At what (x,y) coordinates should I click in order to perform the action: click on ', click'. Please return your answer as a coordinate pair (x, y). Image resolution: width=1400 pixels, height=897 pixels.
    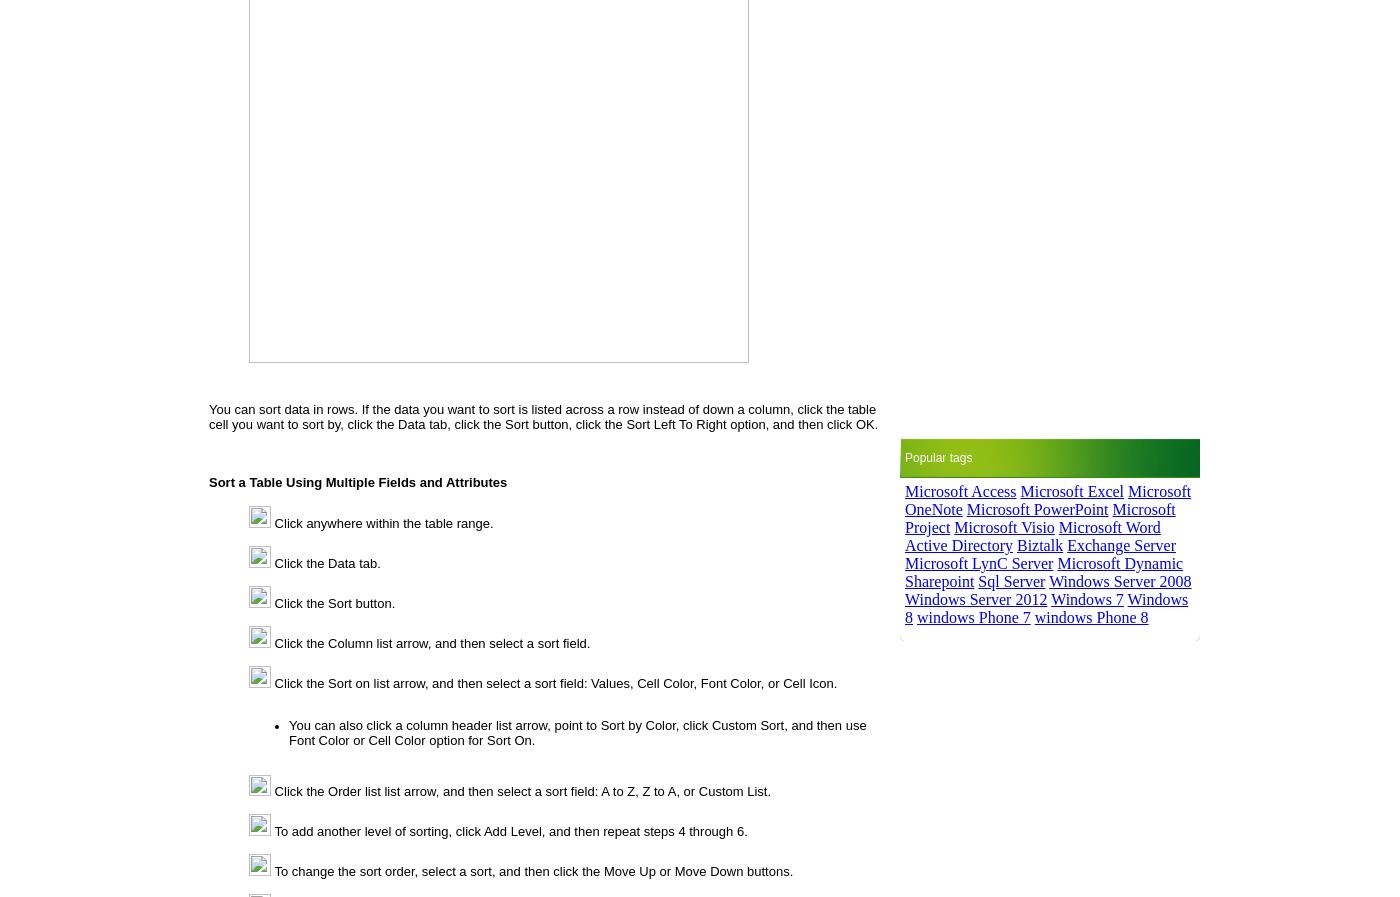
    Looking at the image, I should click on (693, 724).